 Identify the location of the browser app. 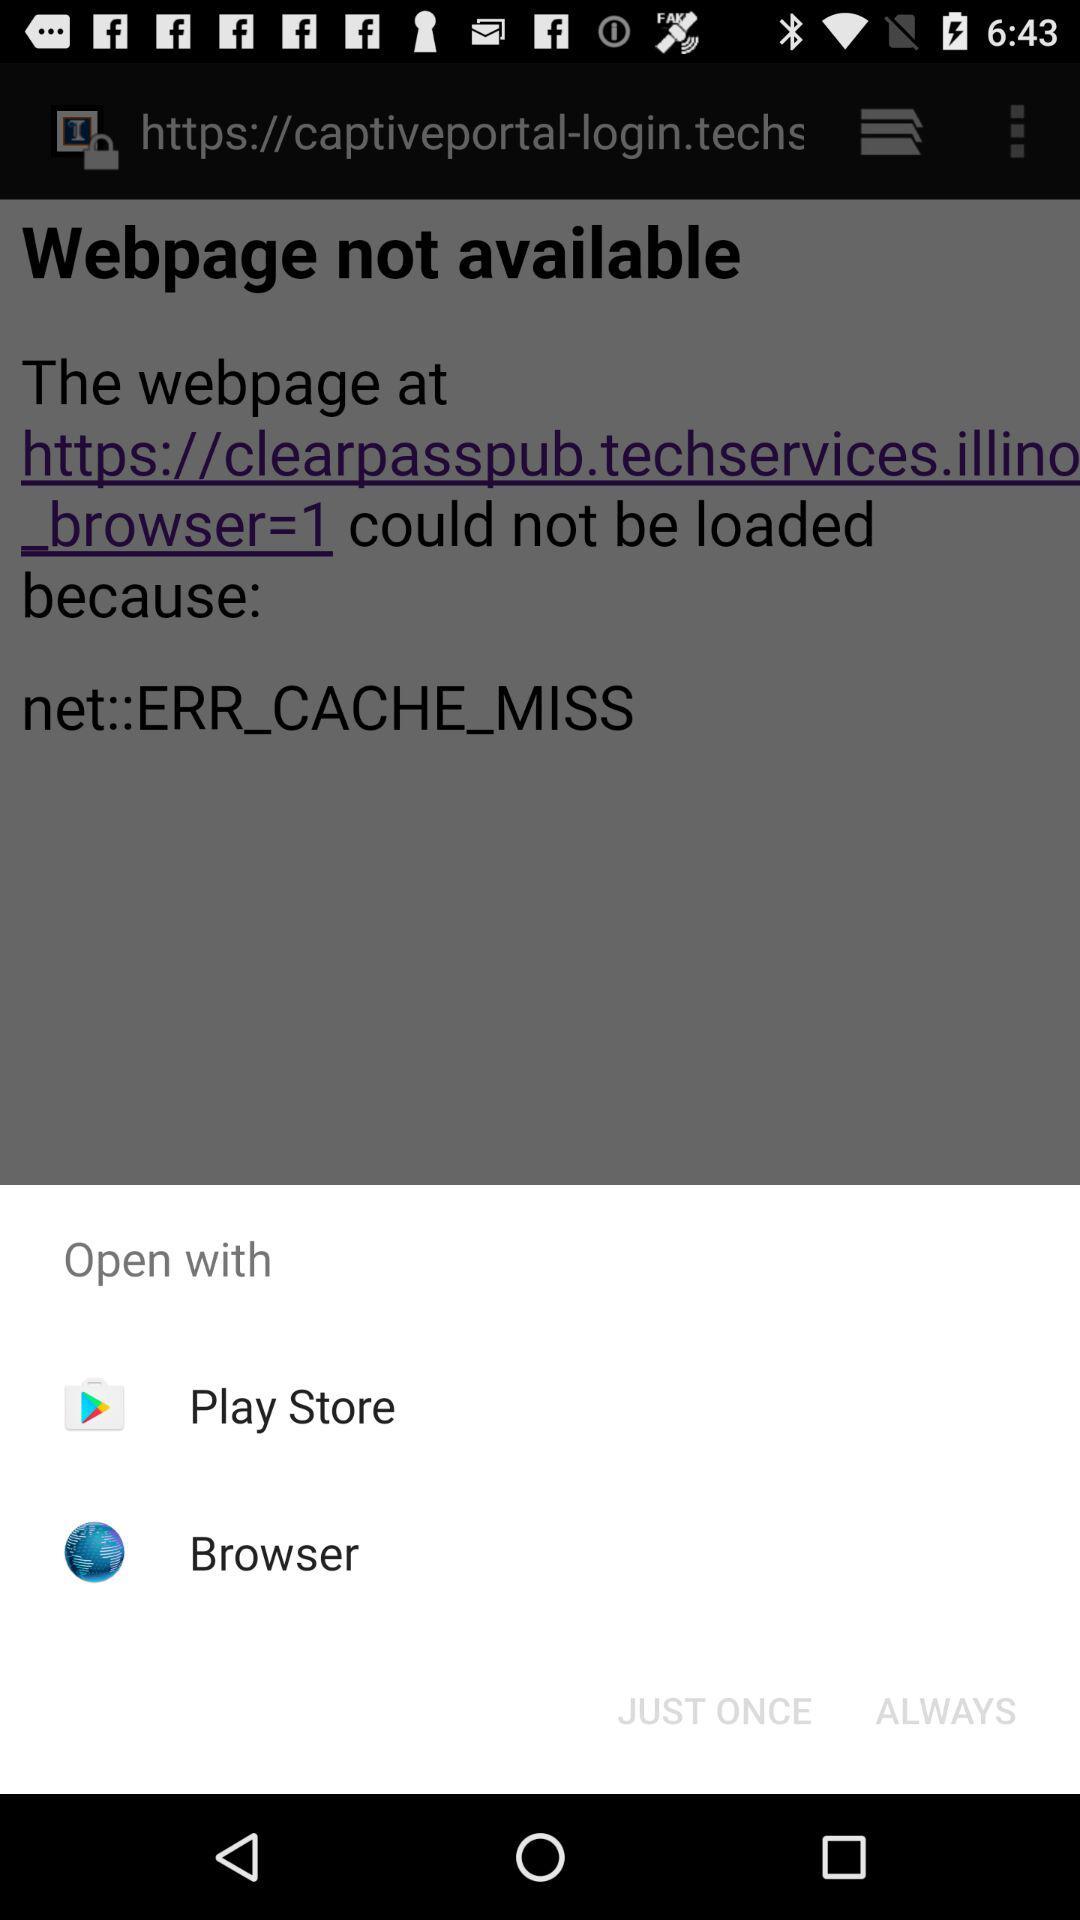
(274, 1551).